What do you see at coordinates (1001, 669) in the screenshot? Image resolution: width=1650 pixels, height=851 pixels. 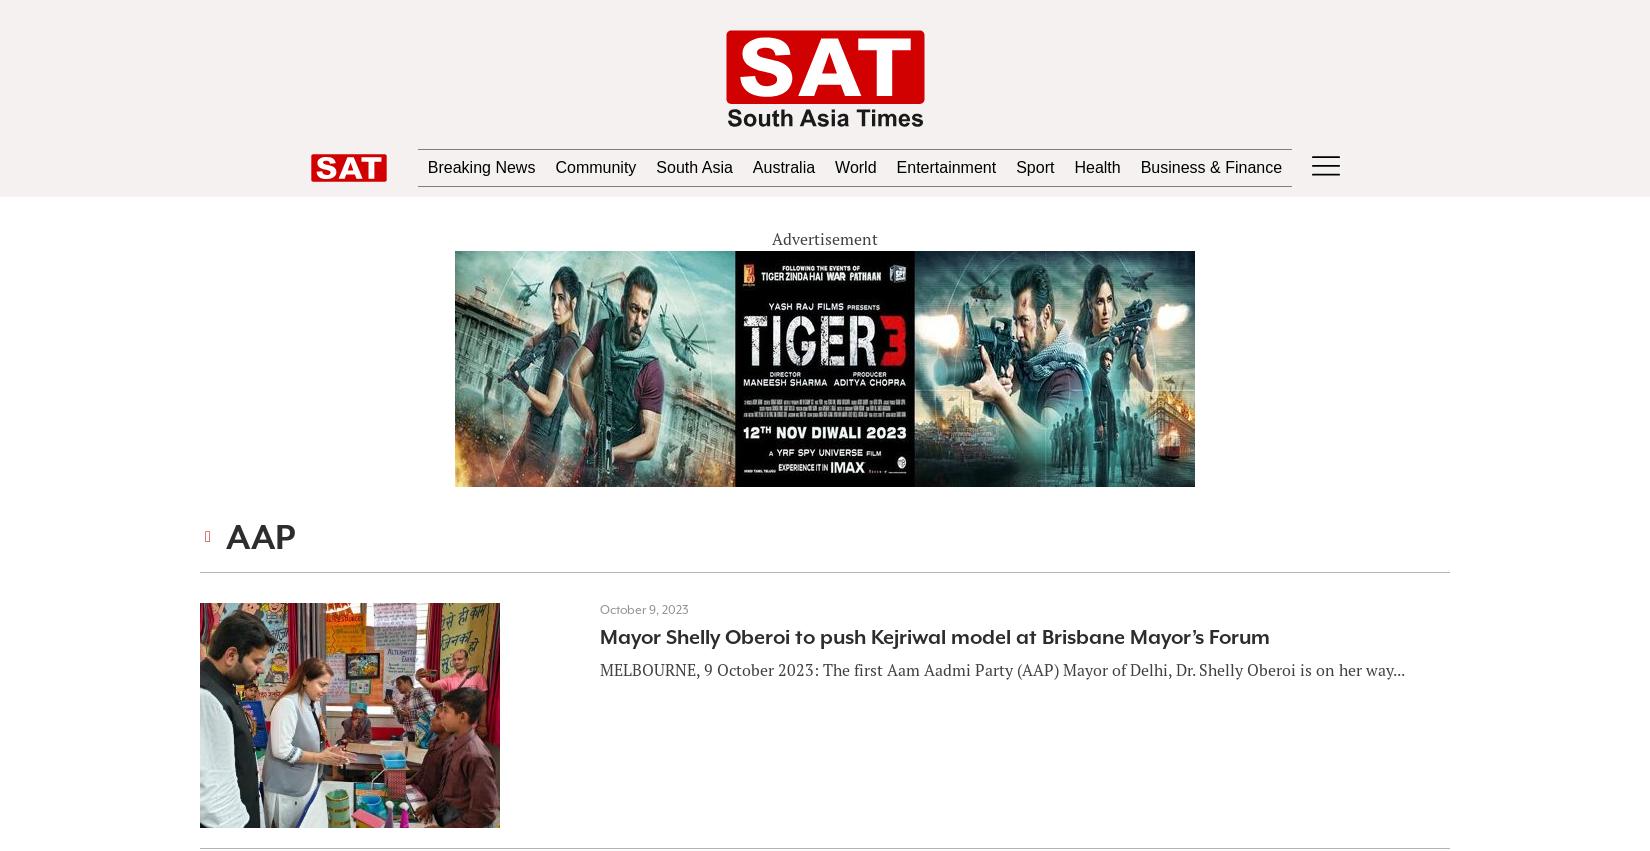 I see `'MELBOURNE, 9 October 2023: The first Aam Aadmi Party (AAP) Mayor of Delhi, Dr. Shelly Oberoi is on her way...'` at bounding box center [1001, 669].